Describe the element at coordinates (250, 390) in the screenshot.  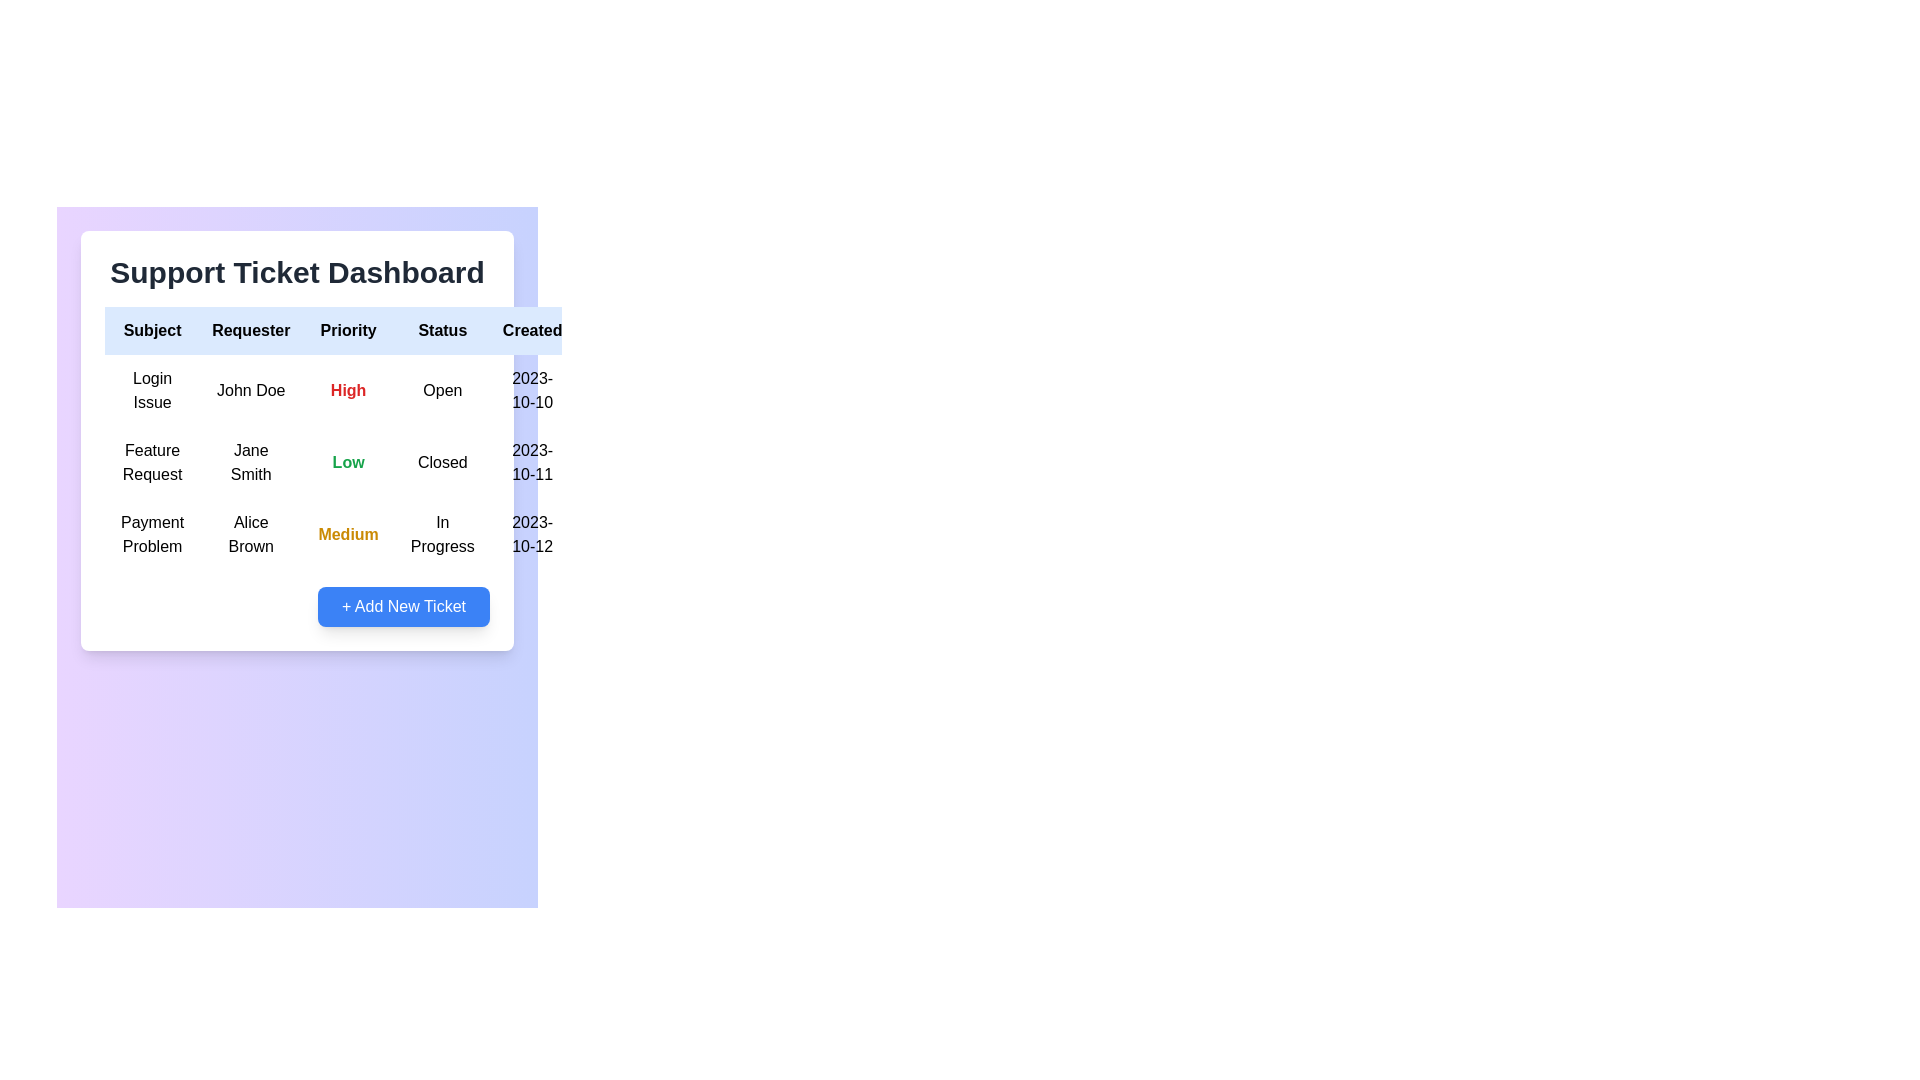
I see `the text label displaying the name of the person associated with the 'Login Issue' ticket in the second column of the table` at that location.